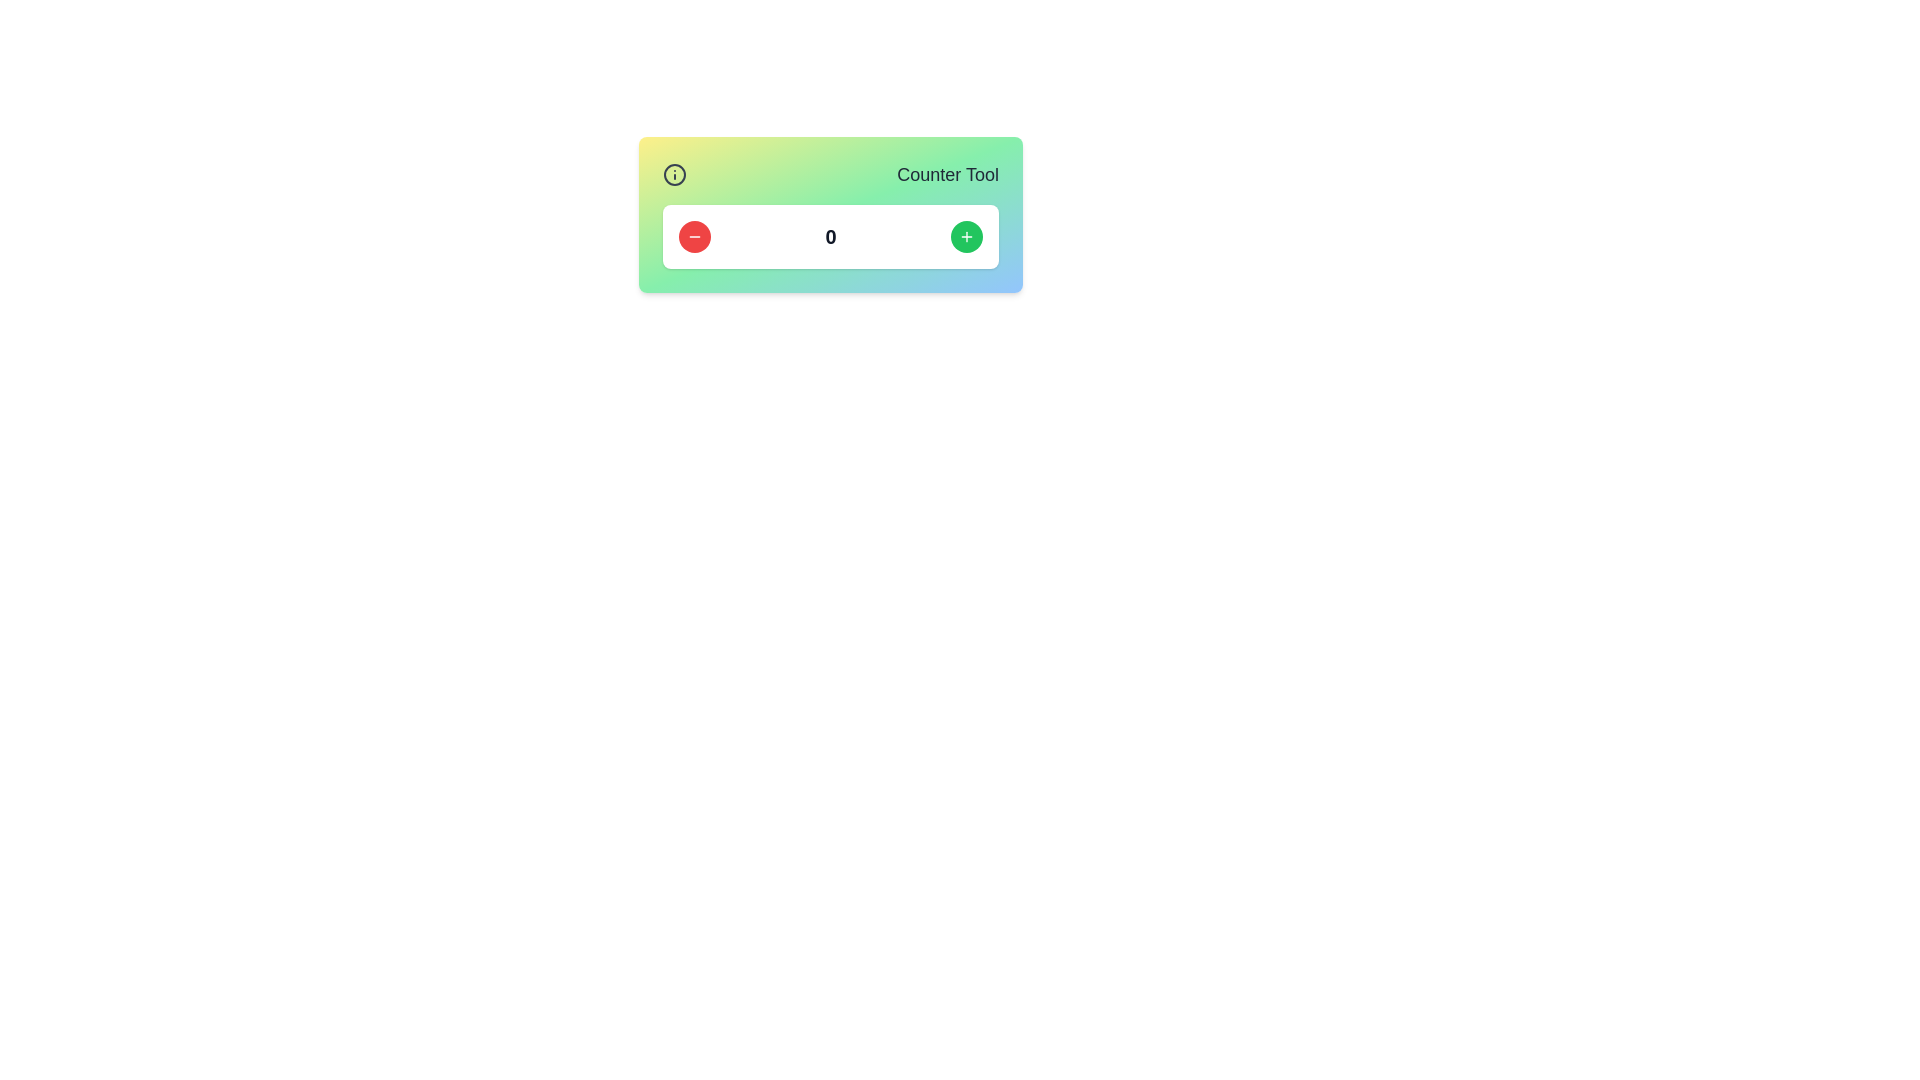 The height and width of the screenshot is (1080, 1920). What do you see at coordinates (695, 235) in the screenshot?
I see `the decrement button represented by a minus sign located on the leftmost circular button in the central region to decrement the counter` at bounding box center [695, 235].